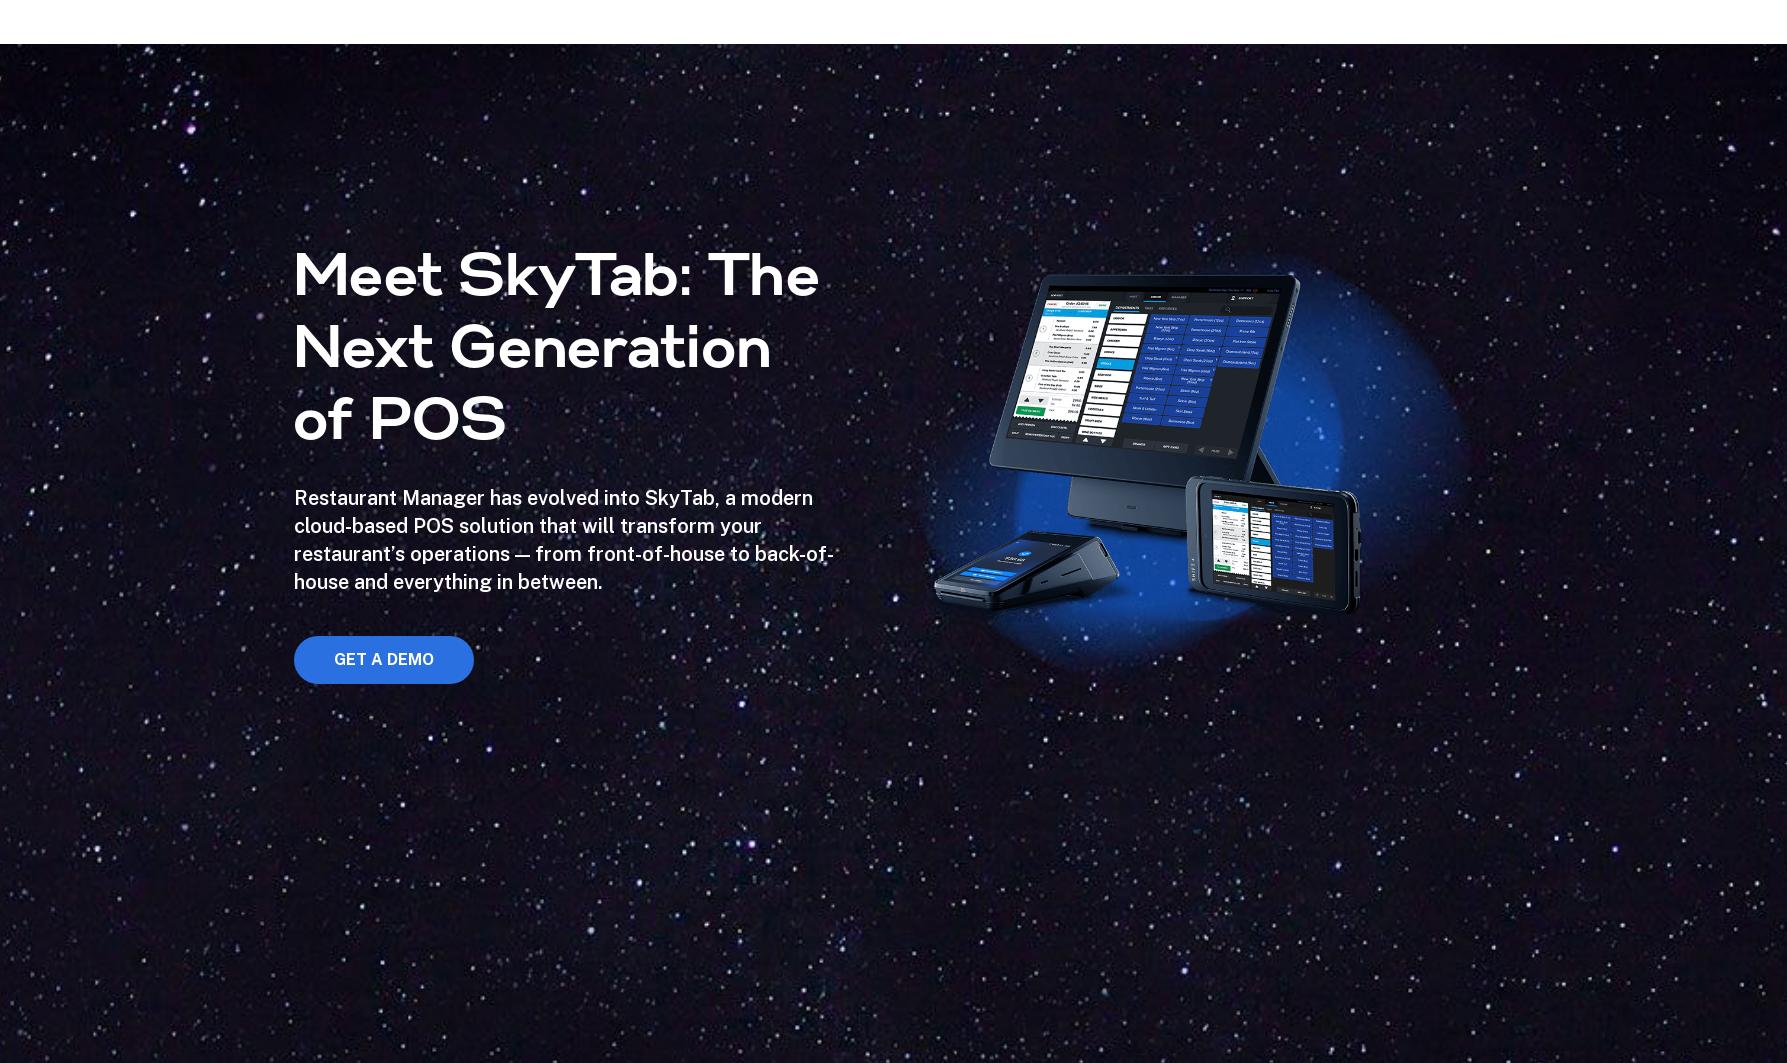 The width and height of the screenshot is (1787, 1063). Describe the element at coordinates (818, 22) in the screenshot. I see `'Getting burned by extra fees?'` at that location.